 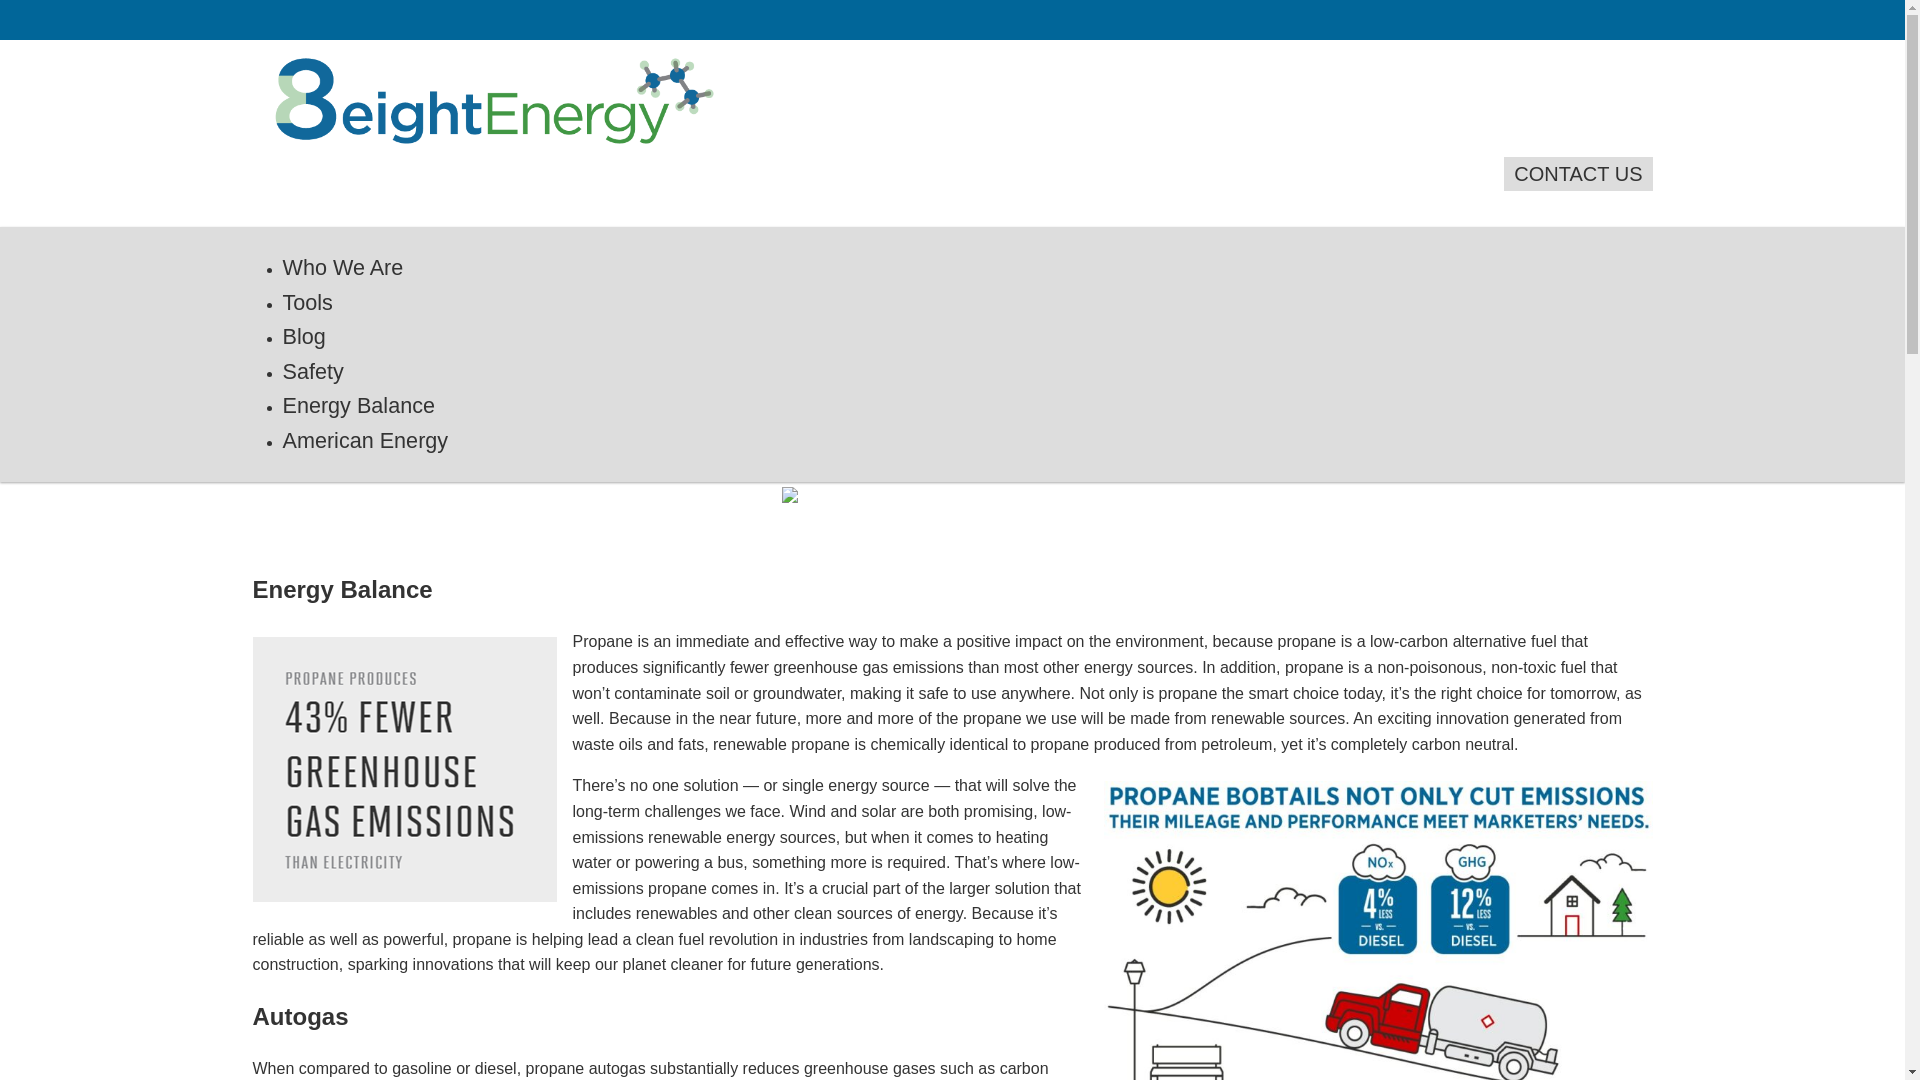 What do you see at coordinates (302, 335) in the screenshot?
I see `'Blog'` at bounding box center [302, 335].